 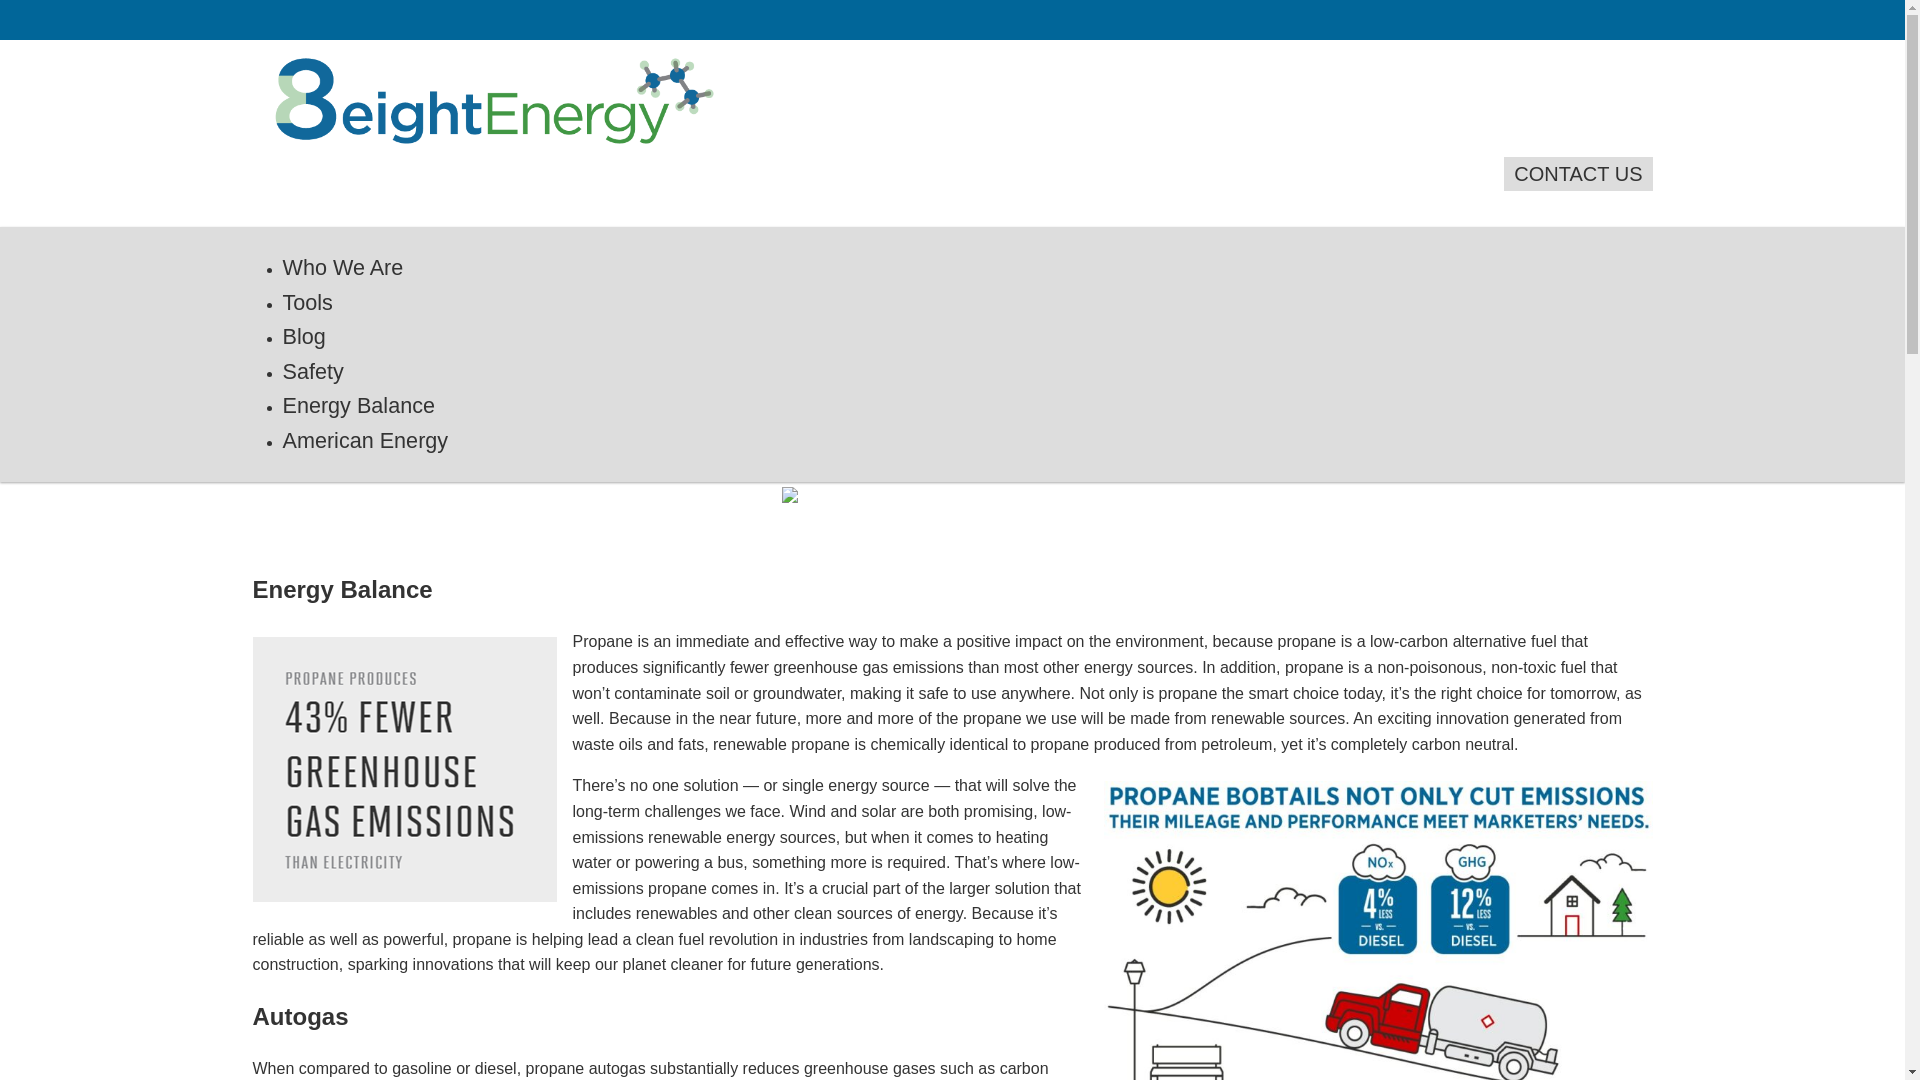 What do you see at coordinates (302, 335) in the screenshot?
I see `'Blog'` at bounding box center [302, 335].